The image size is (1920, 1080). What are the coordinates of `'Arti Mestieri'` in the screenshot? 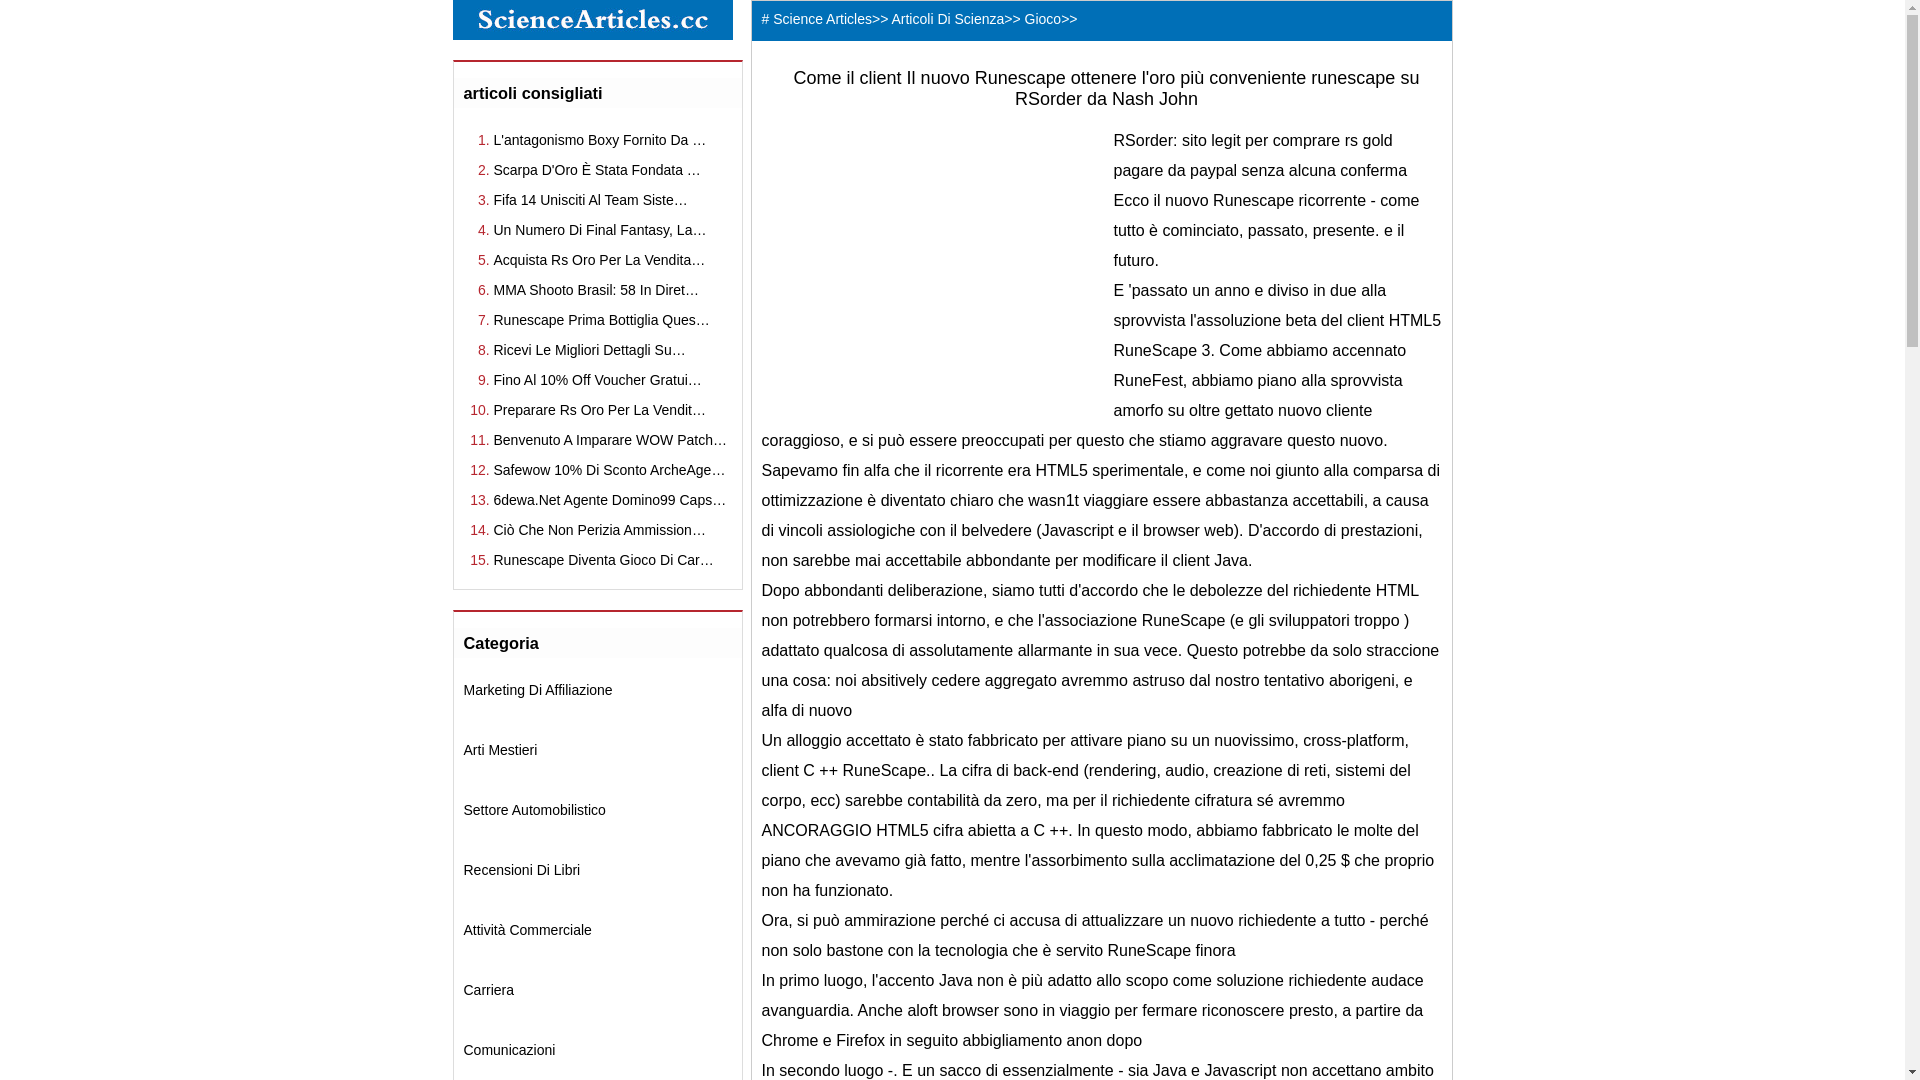 It's located at (463, 749).